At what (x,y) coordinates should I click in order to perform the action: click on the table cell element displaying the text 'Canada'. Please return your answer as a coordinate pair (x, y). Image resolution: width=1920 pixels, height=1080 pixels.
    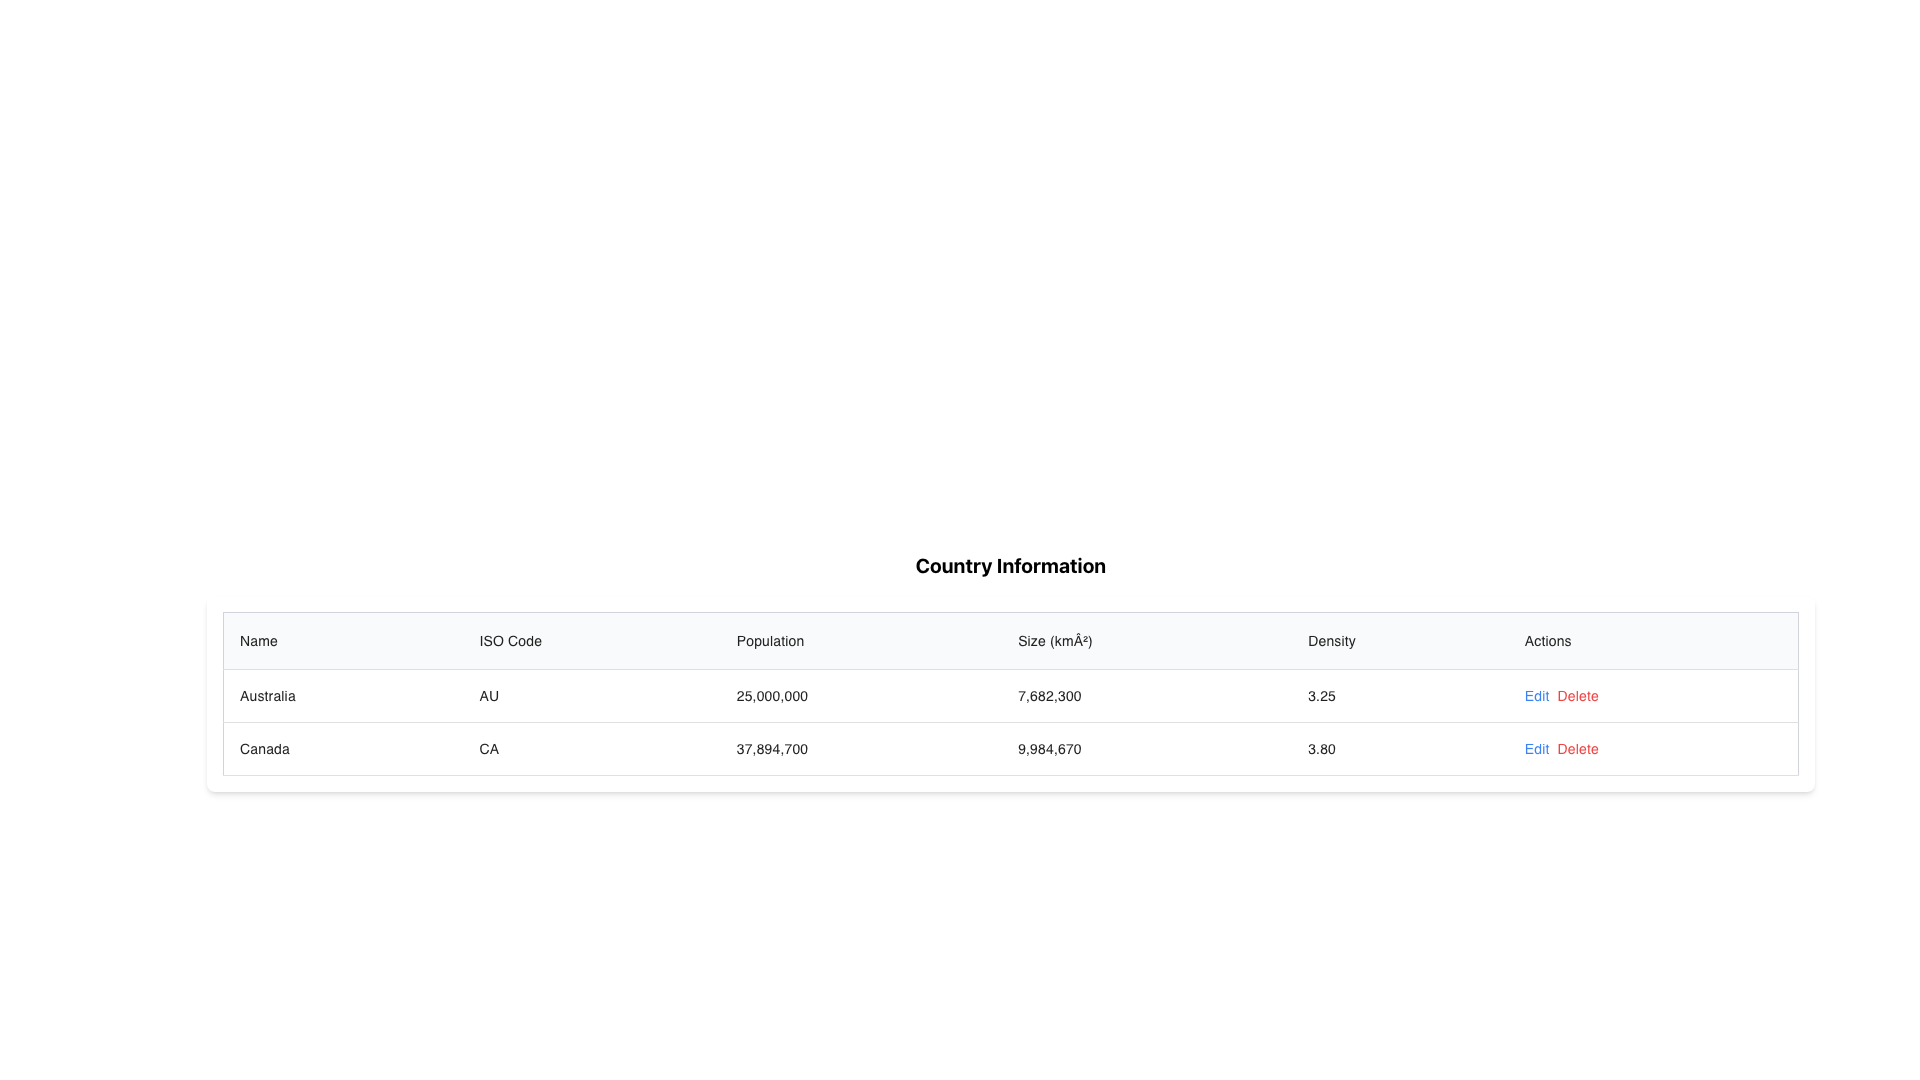
    Looking at the image, I should click on (343, 748).